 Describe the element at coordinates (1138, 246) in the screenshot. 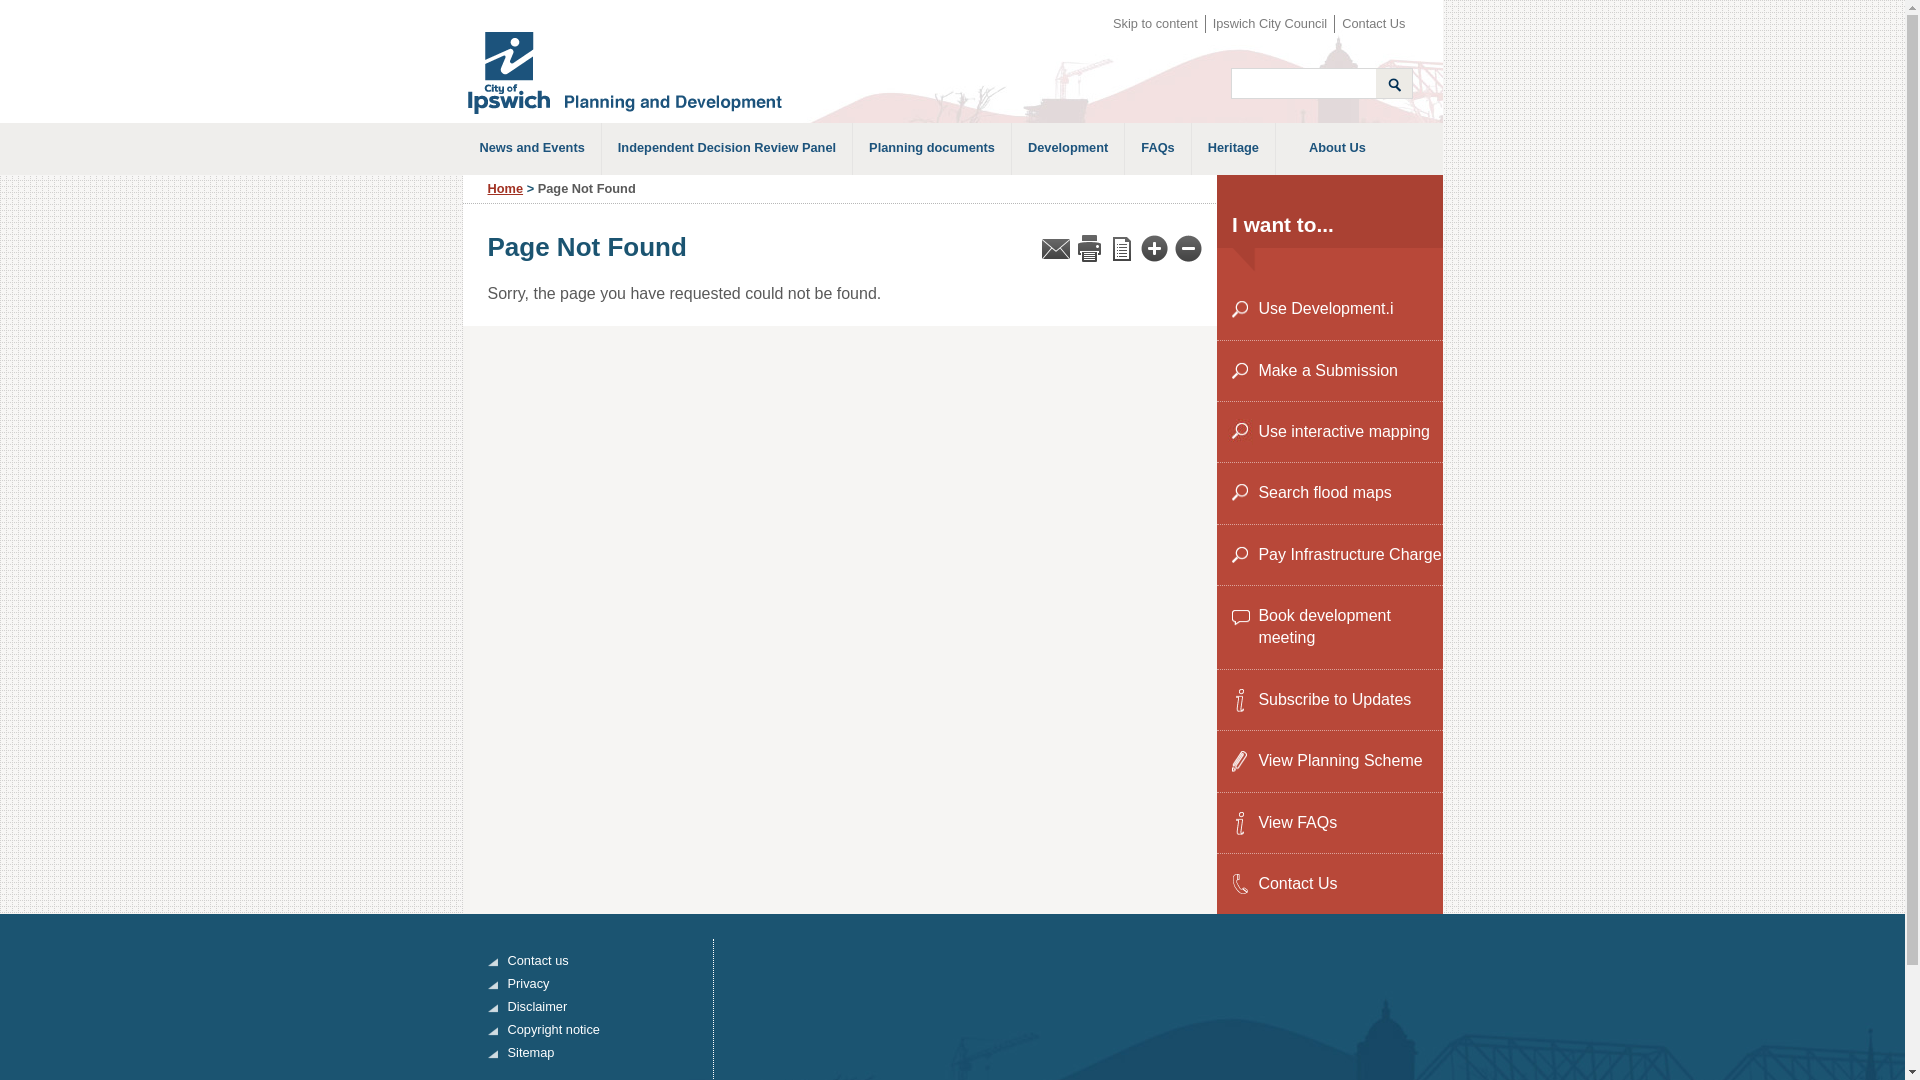

I see `'Increase font size'` at that location.